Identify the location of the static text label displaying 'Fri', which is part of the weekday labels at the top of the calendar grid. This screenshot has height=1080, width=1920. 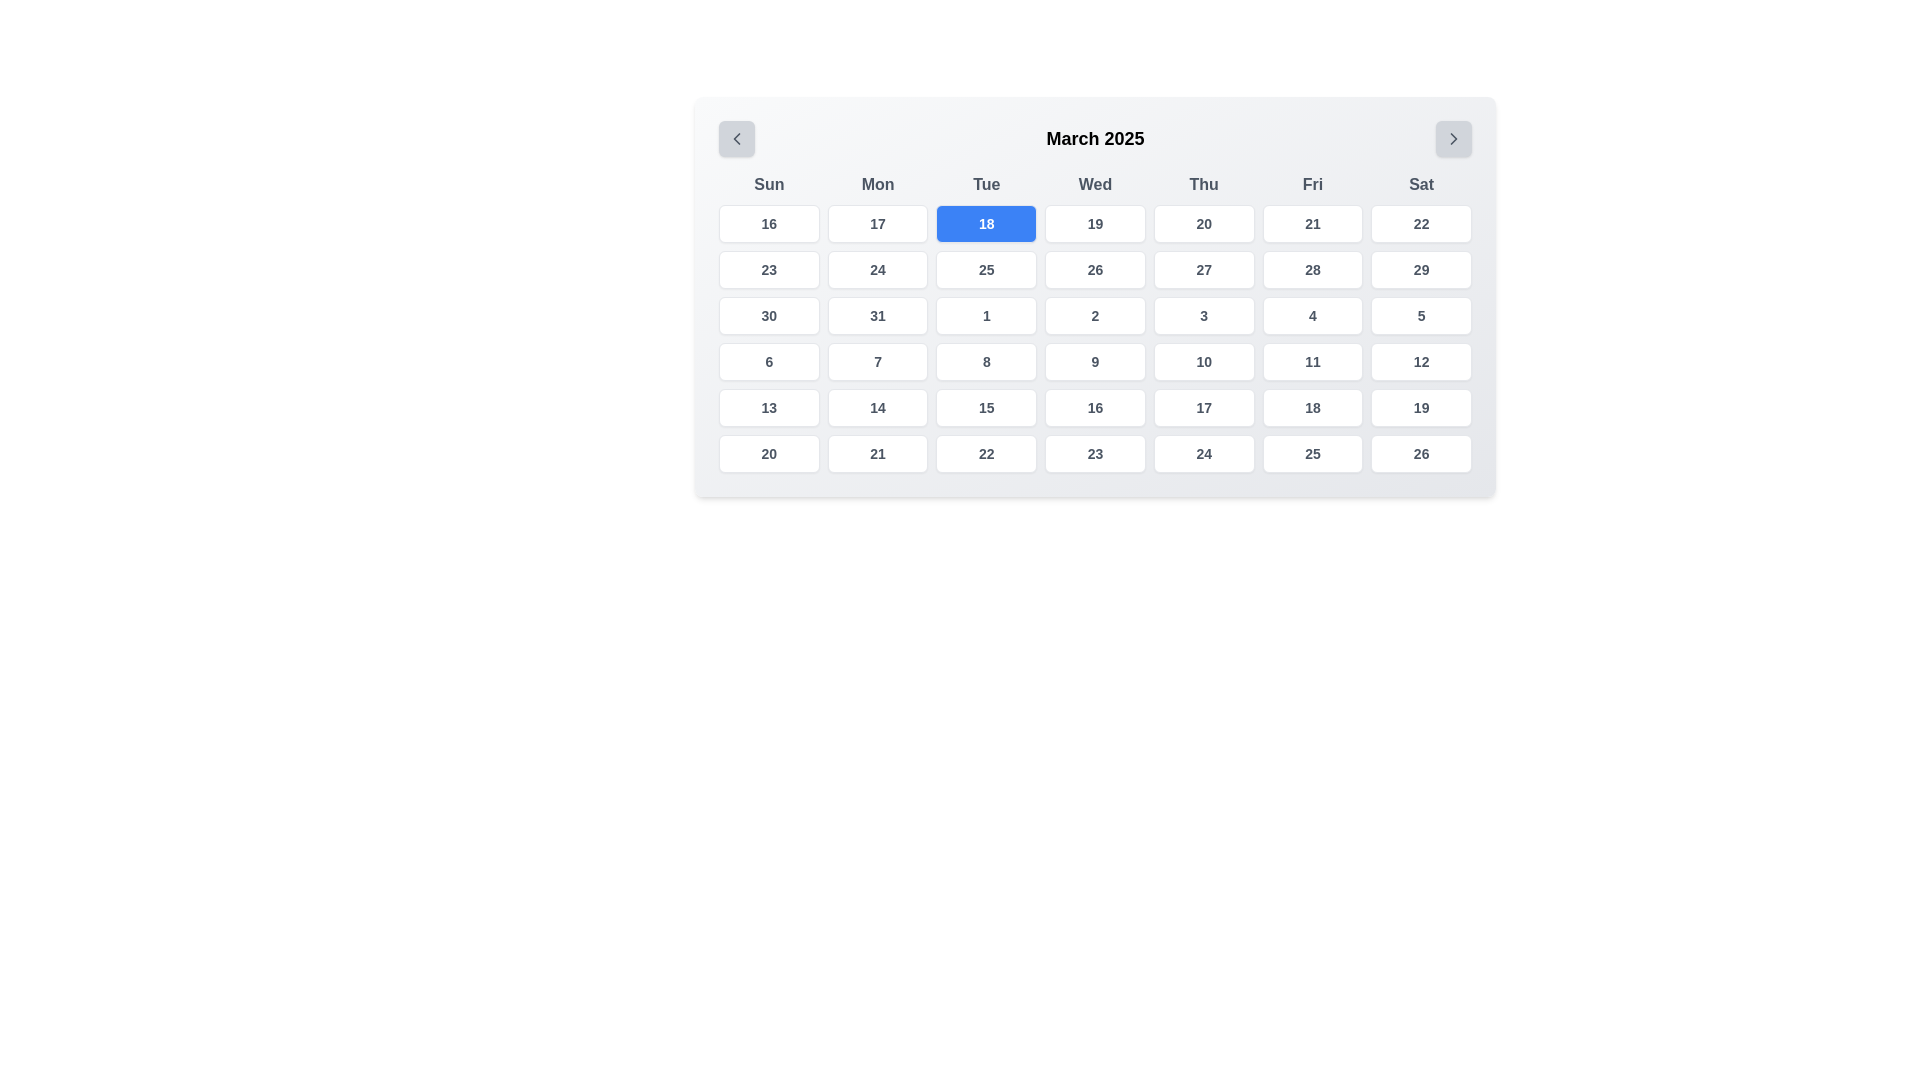
(1312, 185).